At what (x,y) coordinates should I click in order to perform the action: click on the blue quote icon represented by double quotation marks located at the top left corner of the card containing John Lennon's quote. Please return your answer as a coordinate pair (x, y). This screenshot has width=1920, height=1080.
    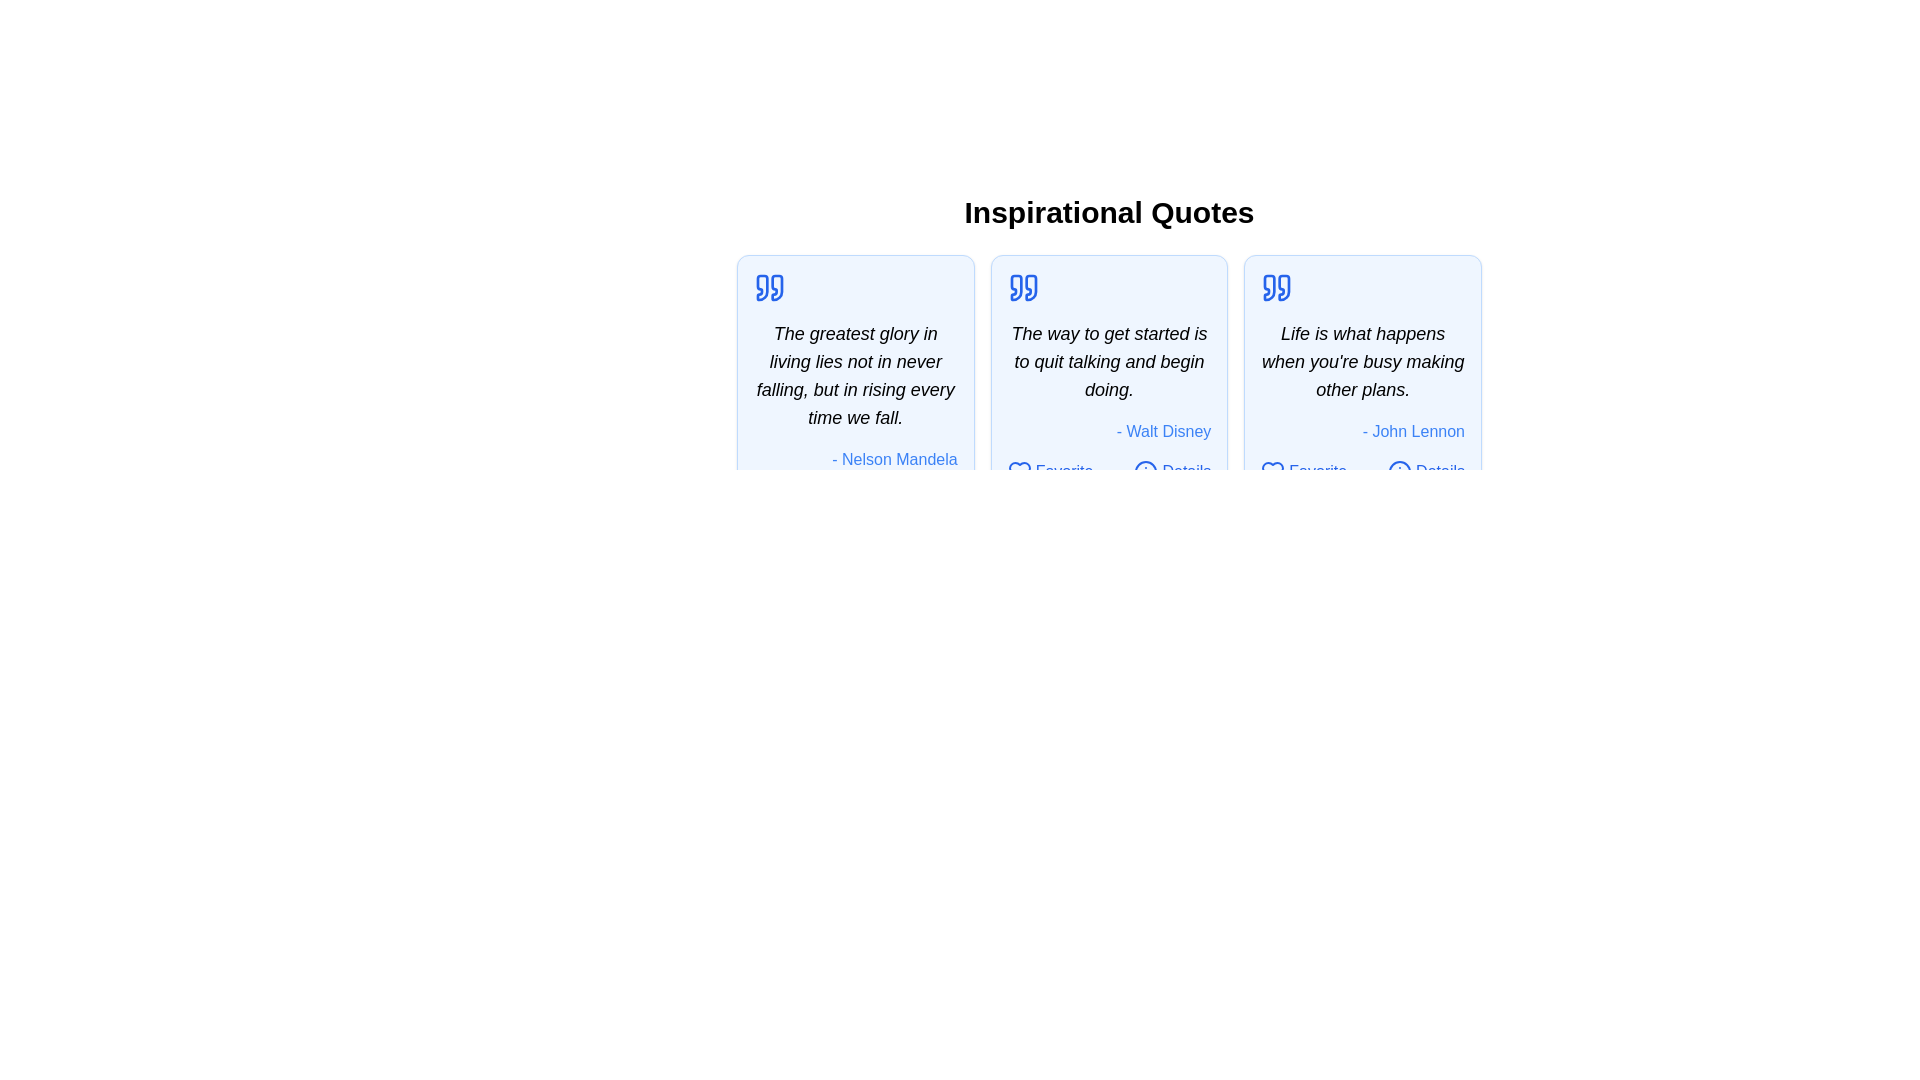
    Looking at the image, I should click on (1276, 288).